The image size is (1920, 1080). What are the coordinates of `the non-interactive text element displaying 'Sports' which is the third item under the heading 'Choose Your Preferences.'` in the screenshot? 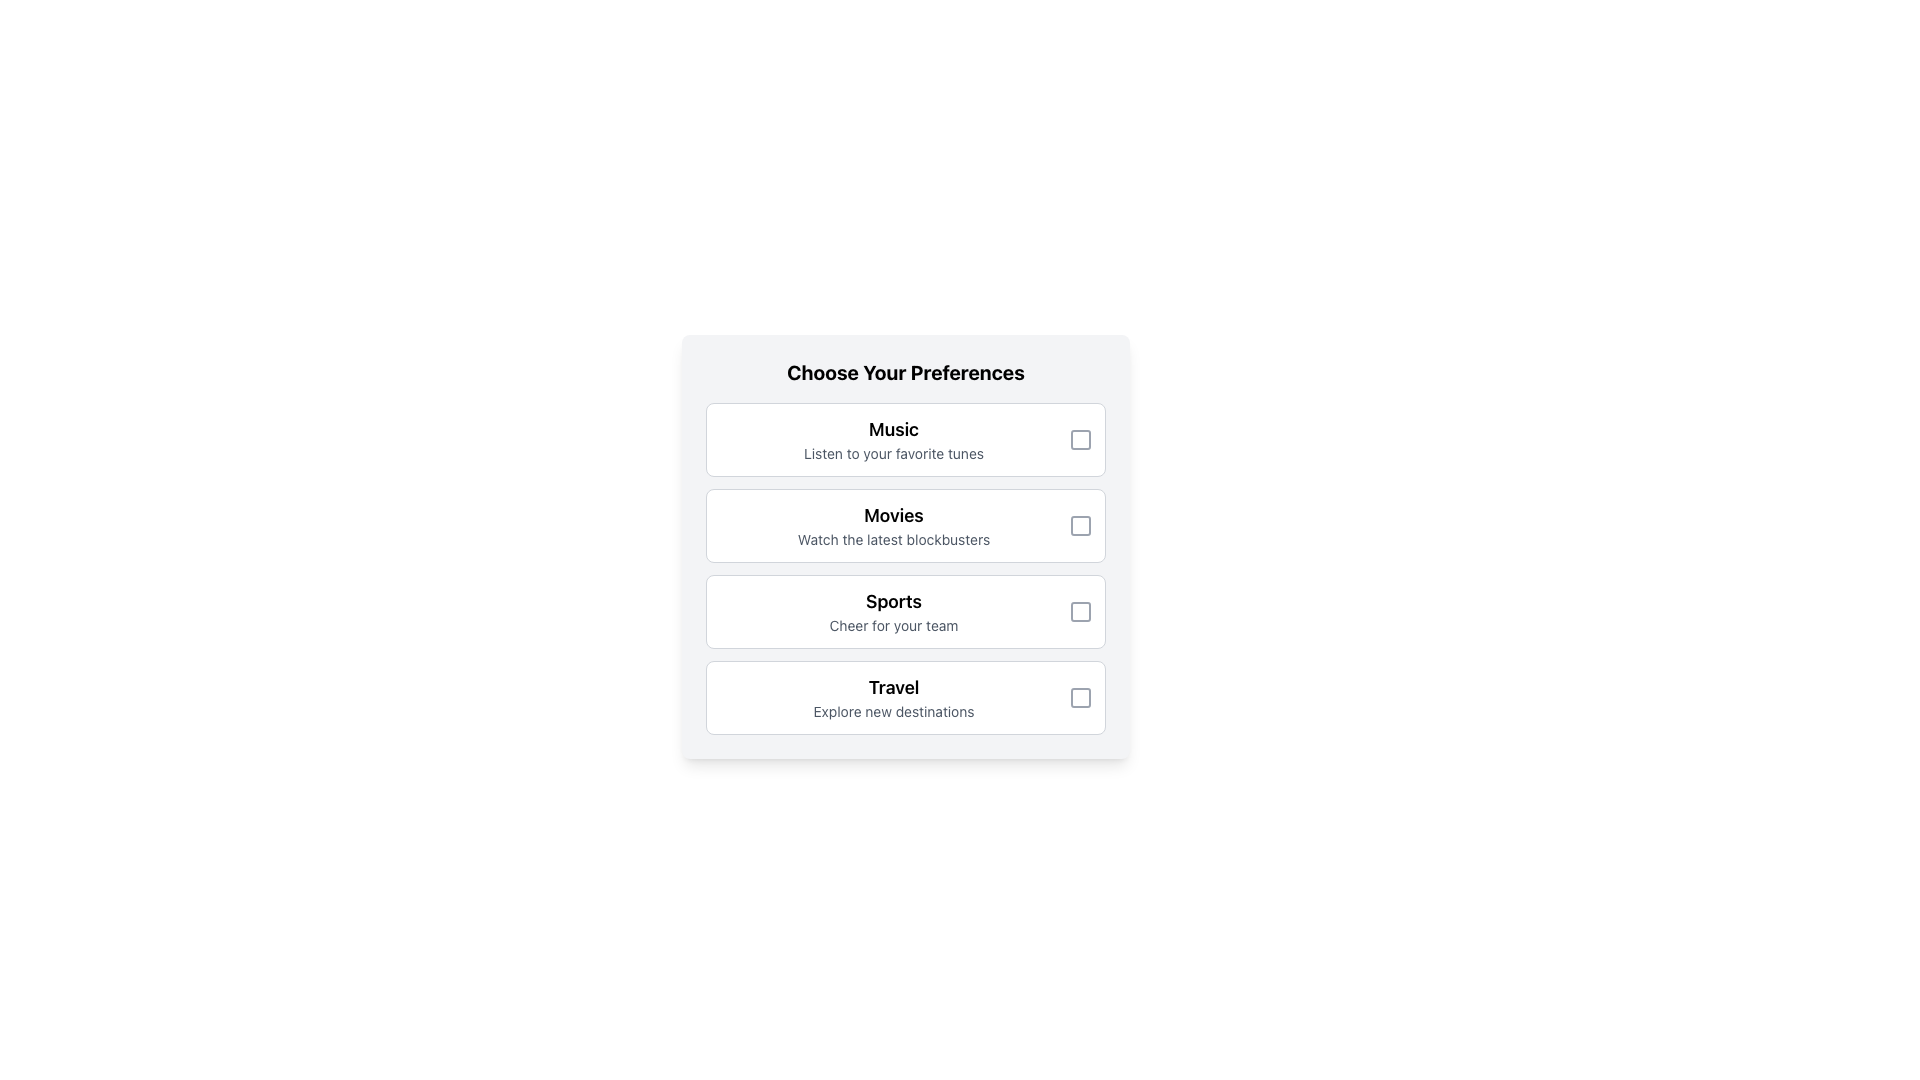 It's located at (892, 600).